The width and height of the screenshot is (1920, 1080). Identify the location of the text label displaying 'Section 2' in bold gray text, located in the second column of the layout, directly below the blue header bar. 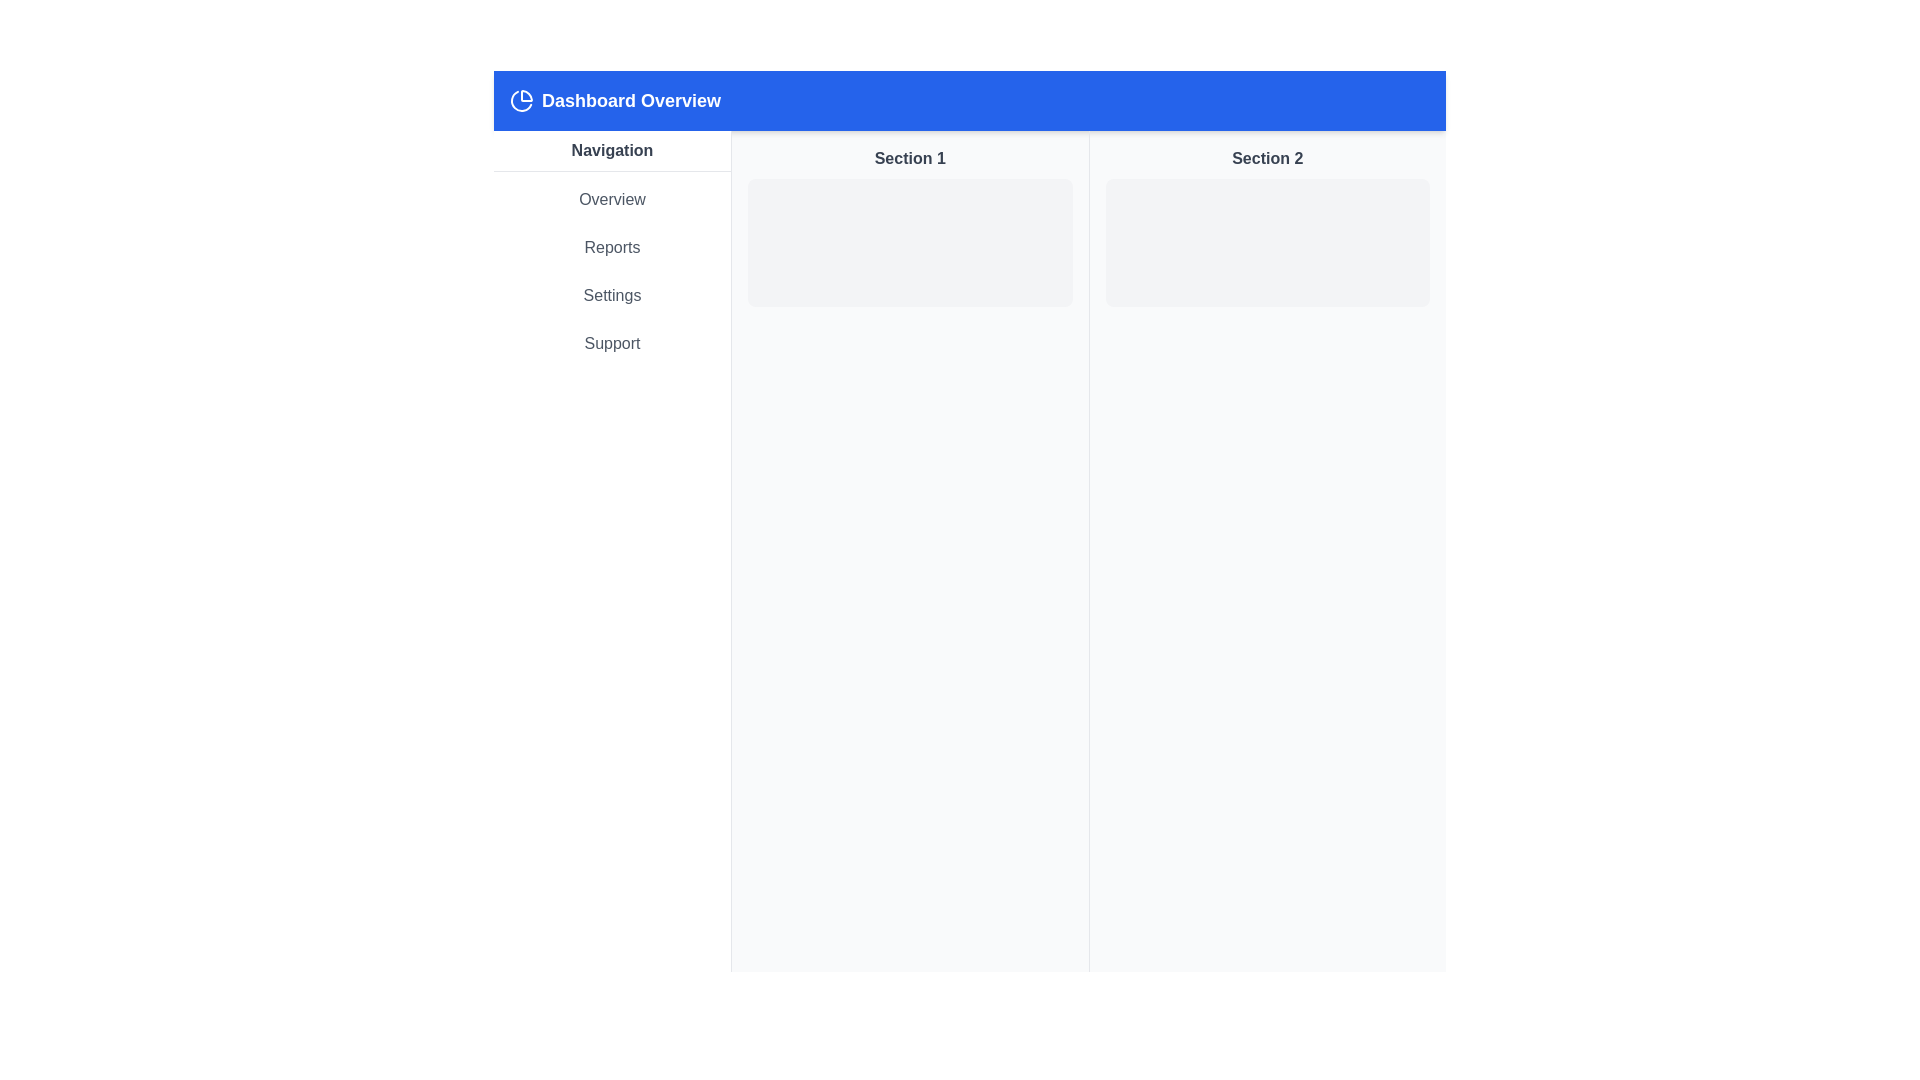
(1266, 157).